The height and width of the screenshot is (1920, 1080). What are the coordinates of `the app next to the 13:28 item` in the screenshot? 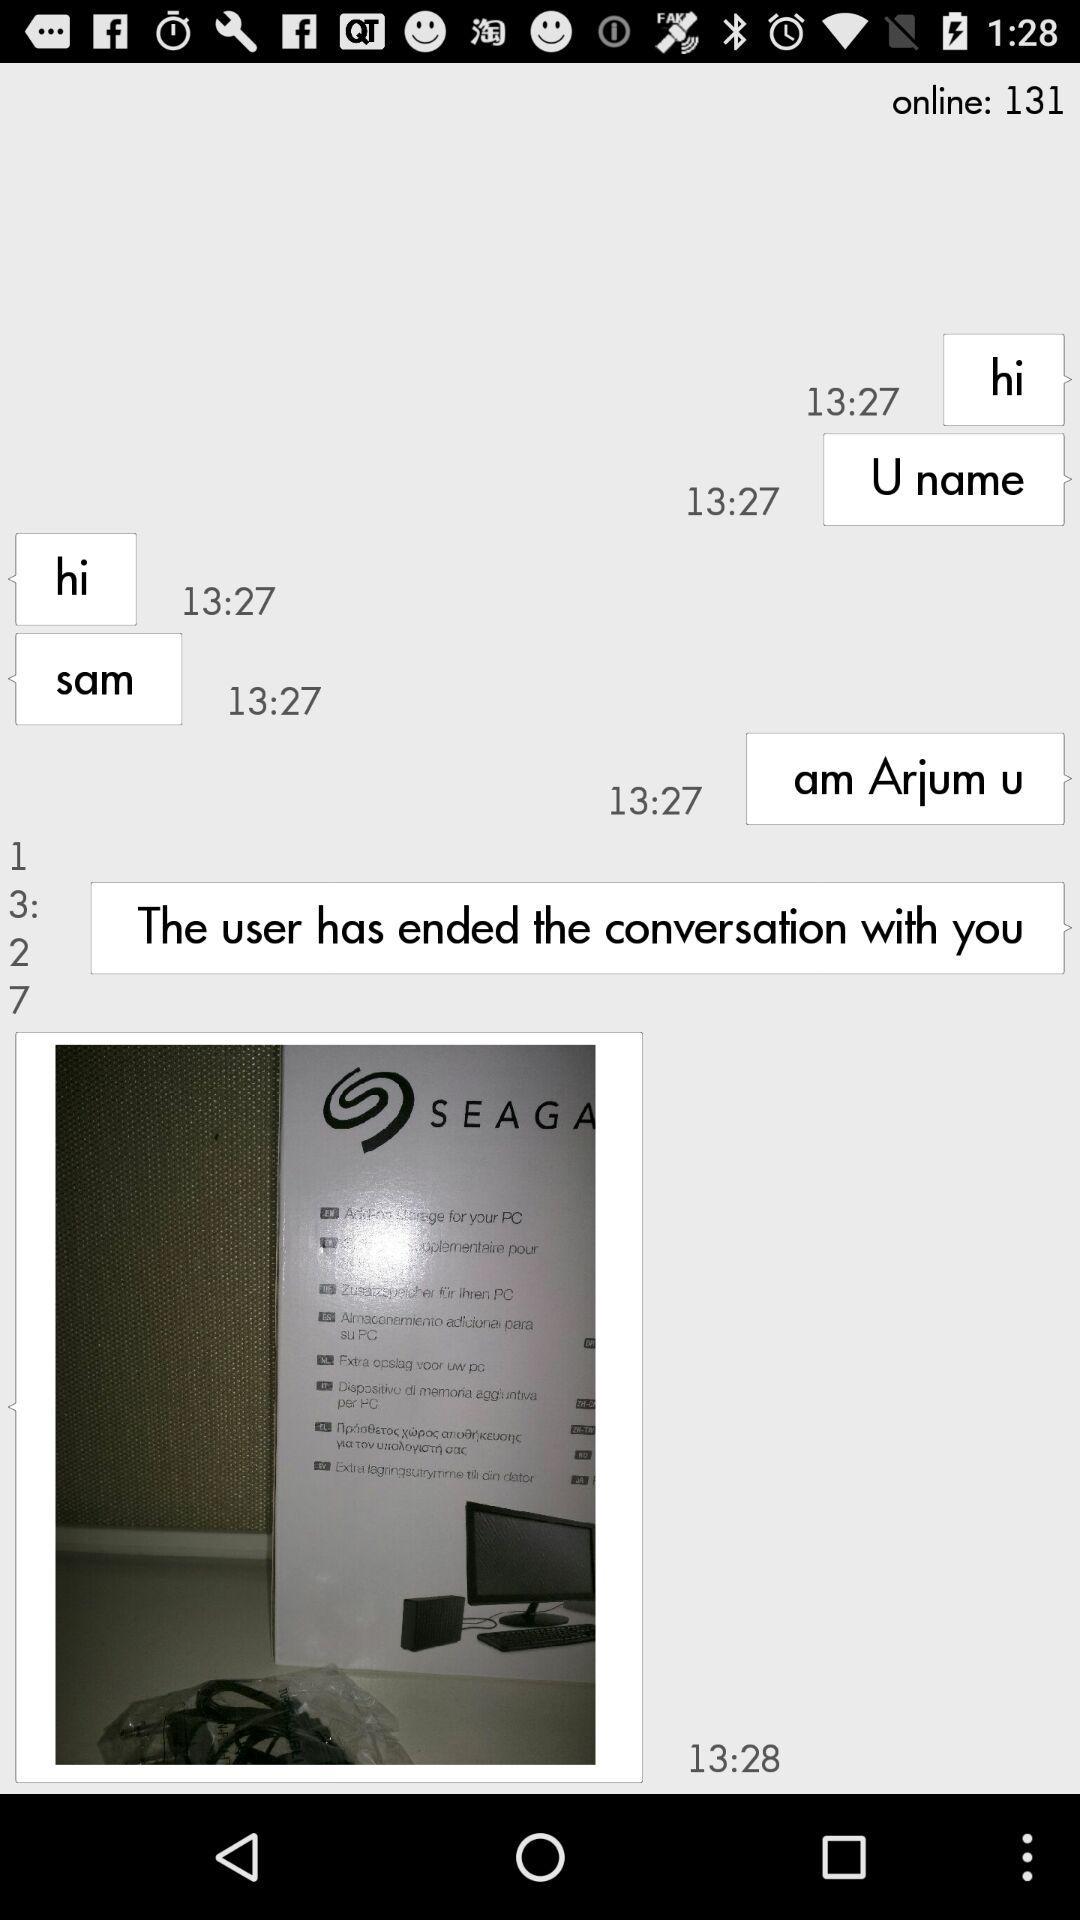 It's located at (324, 1403).